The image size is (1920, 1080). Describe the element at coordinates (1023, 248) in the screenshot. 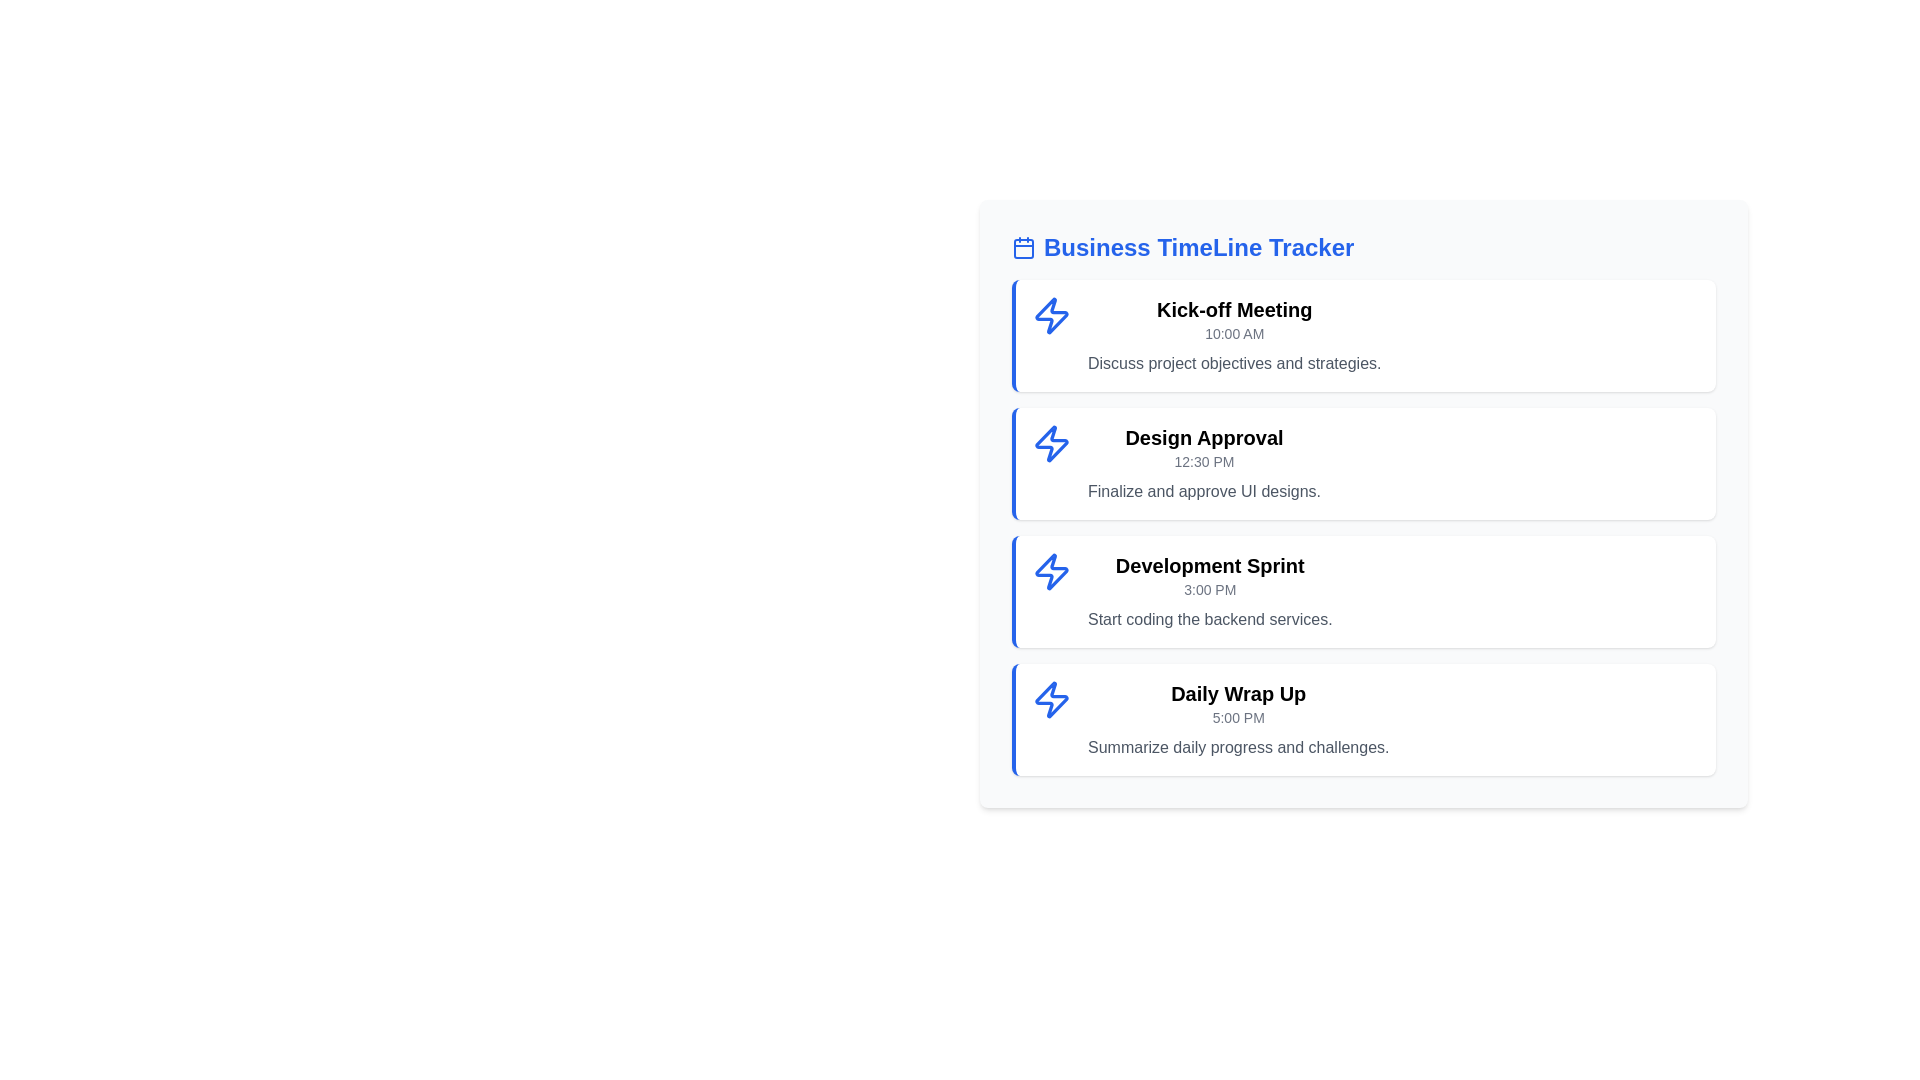

I see `the non-interactive SVG rectangle shape that serves as the main body of the calendar icon located near the 'Business TimeLine Tracker' title` at that location.